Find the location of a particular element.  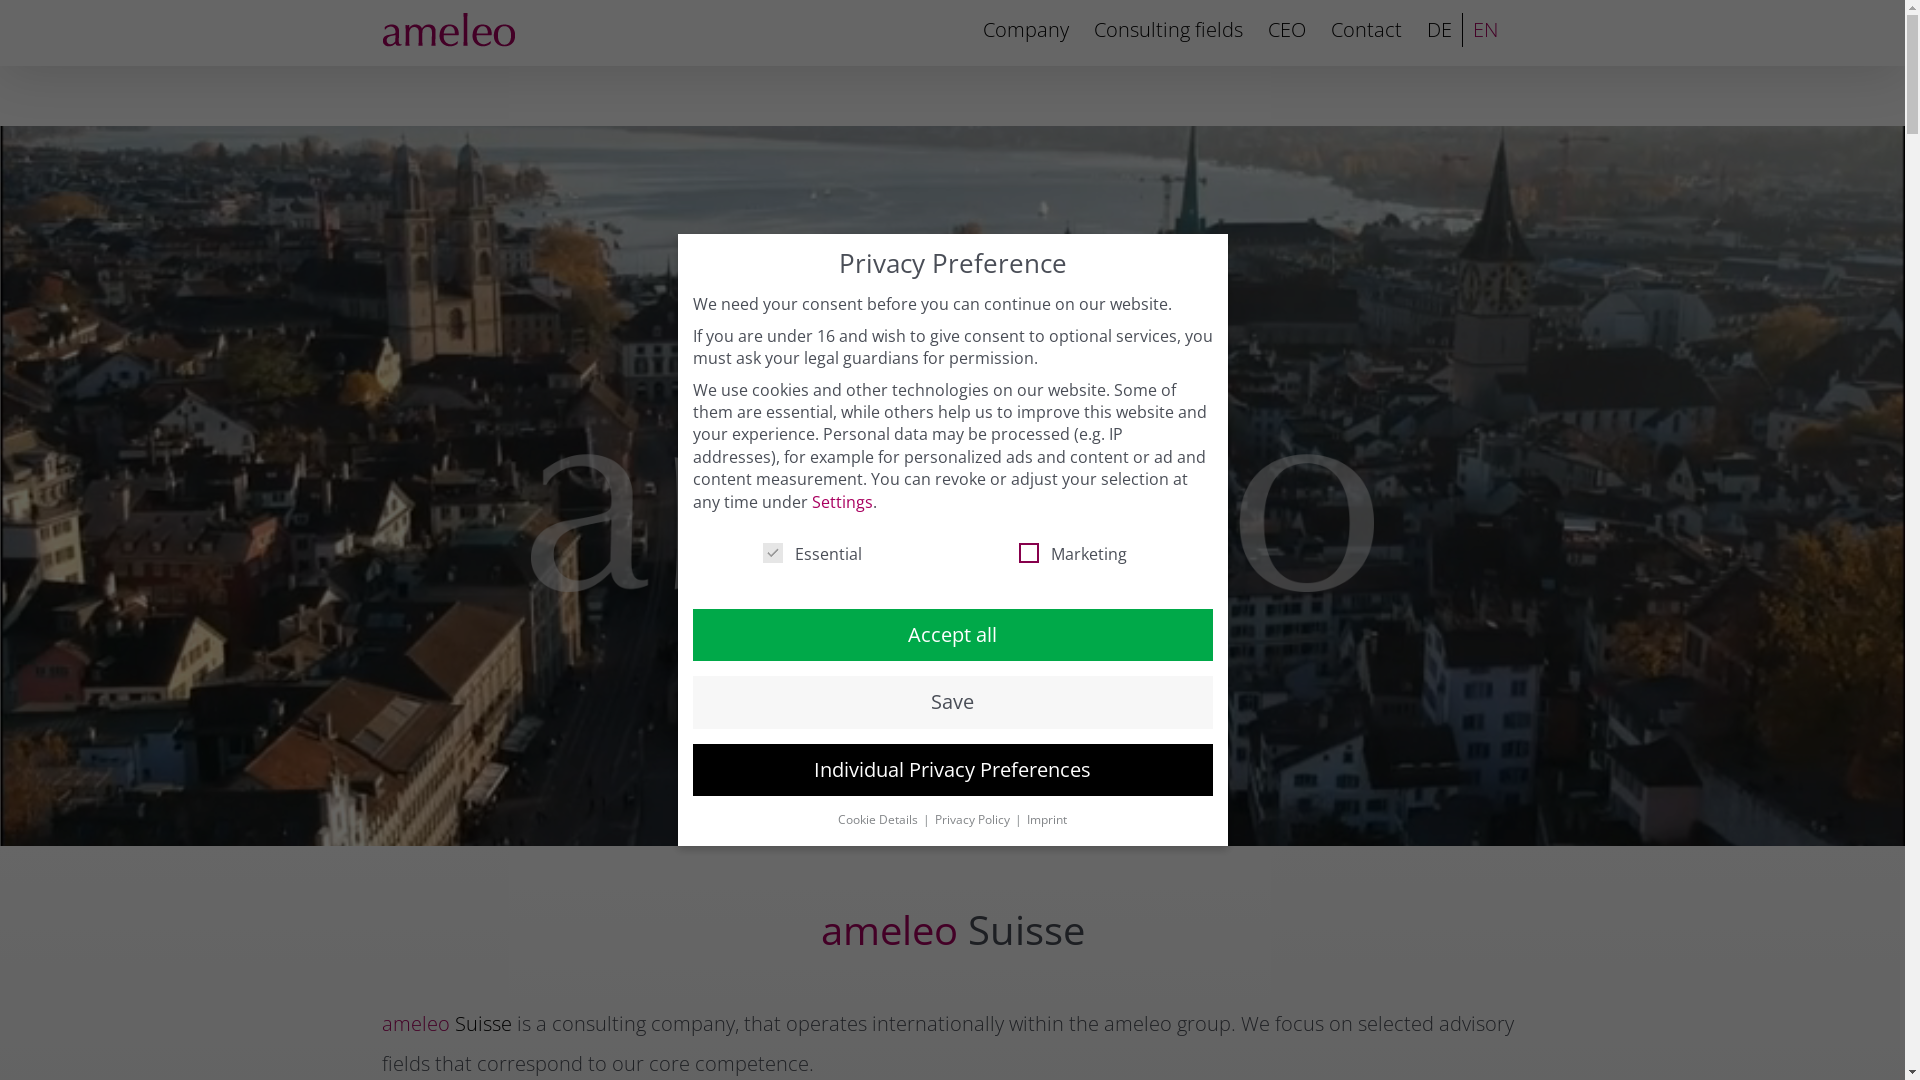

'Contact' is located at coordinates (1329, 30).